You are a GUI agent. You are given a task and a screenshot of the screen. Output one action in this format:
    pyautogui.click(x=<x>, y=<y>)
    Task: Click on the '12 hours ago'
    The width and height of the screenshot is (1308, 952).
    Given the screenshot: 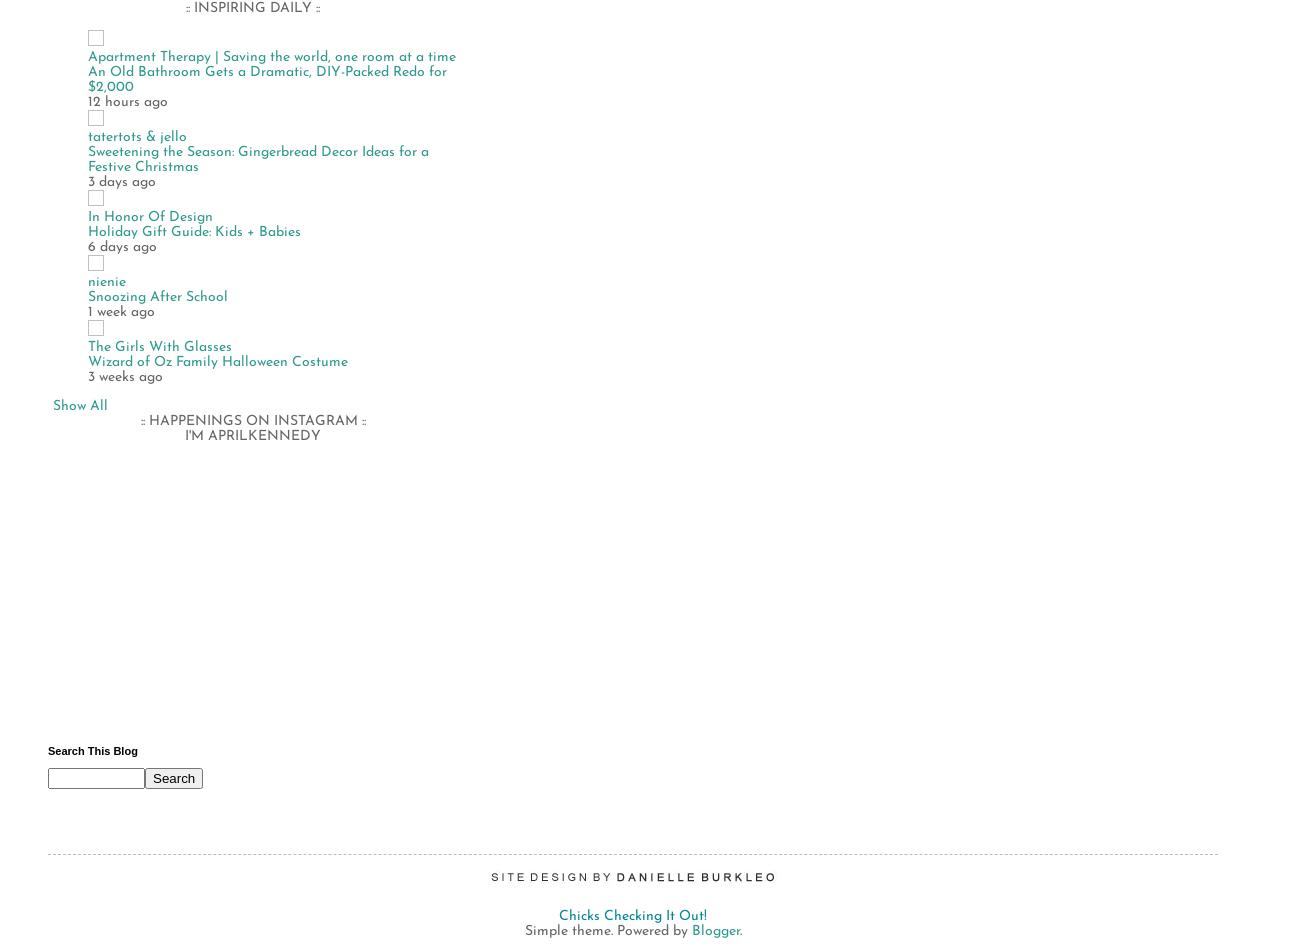 What is the action you would take?
    pyautogui.click(x=127, y=101)
    